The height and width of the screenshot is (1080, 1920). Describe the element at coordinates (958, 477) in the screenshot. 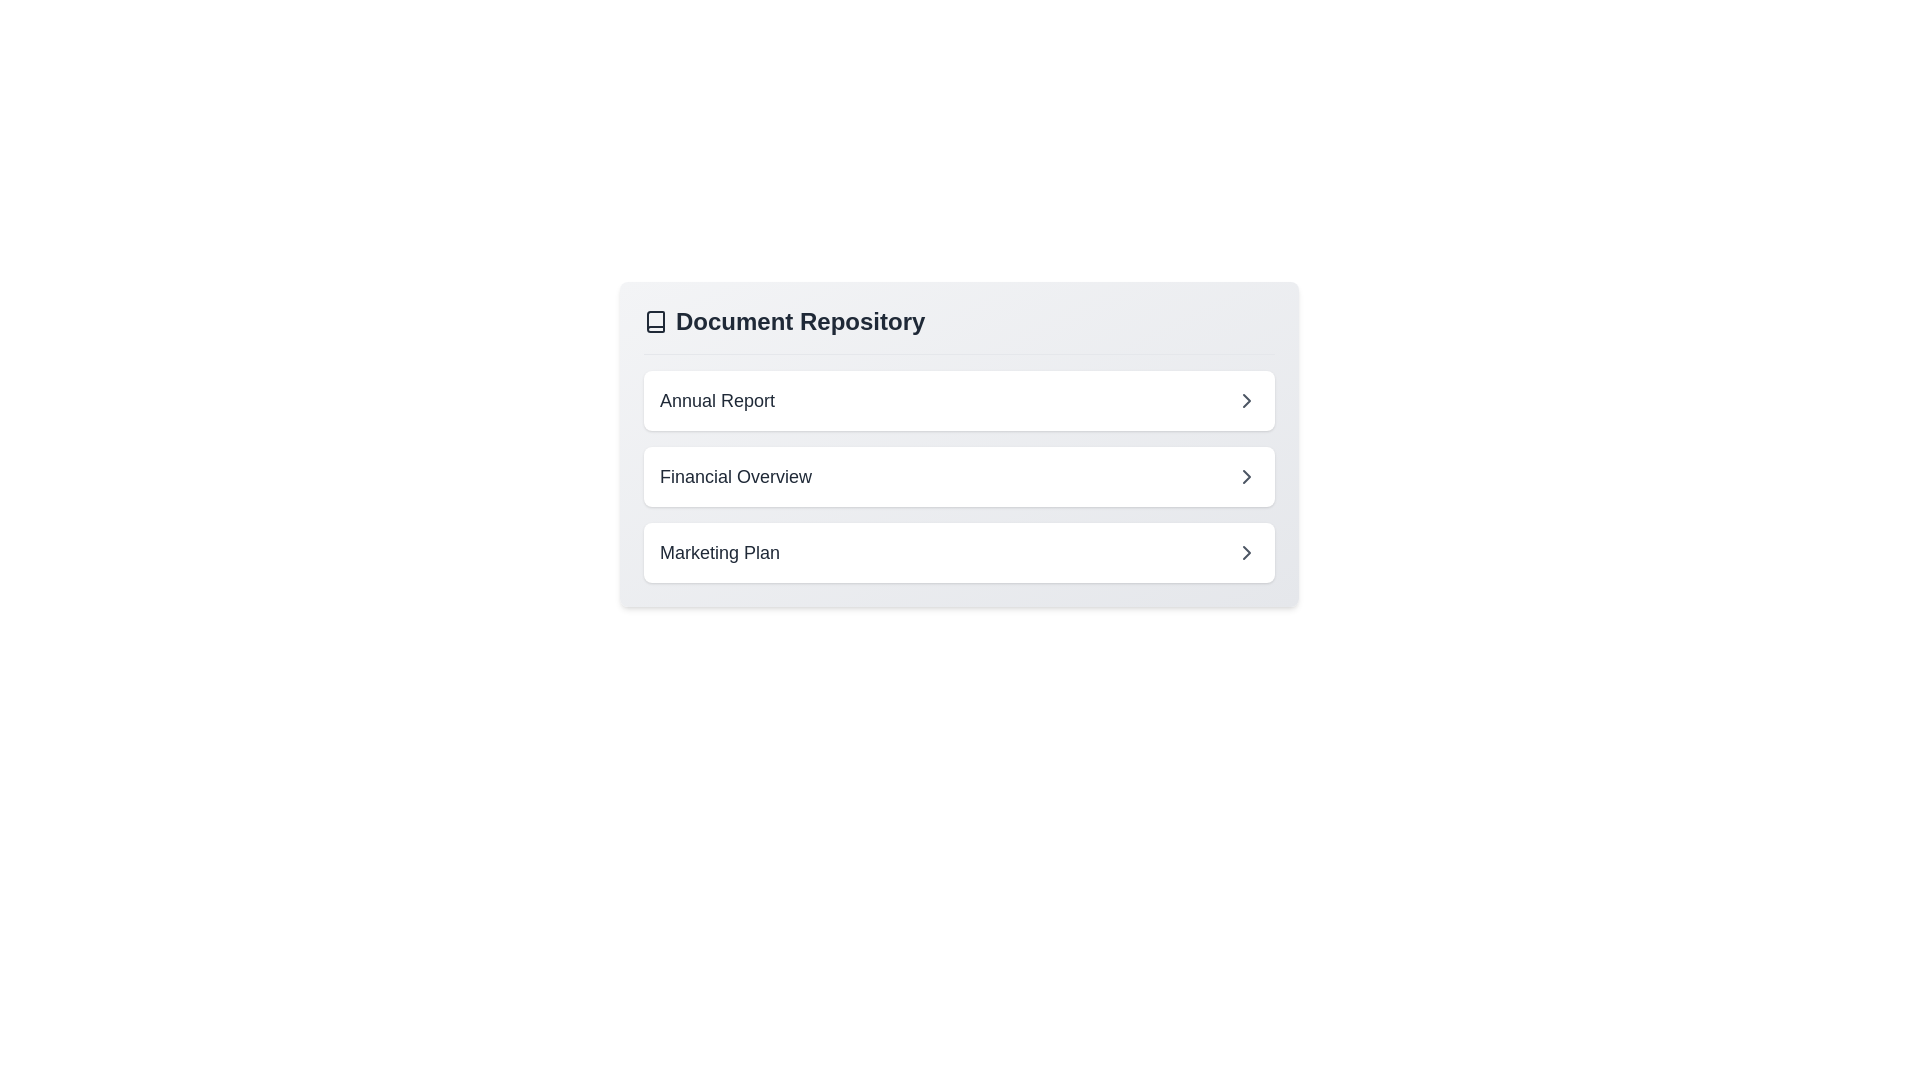

I see `the second card in the 'Document Repository' that navigates to the 'Financial Overview' section` at that location.